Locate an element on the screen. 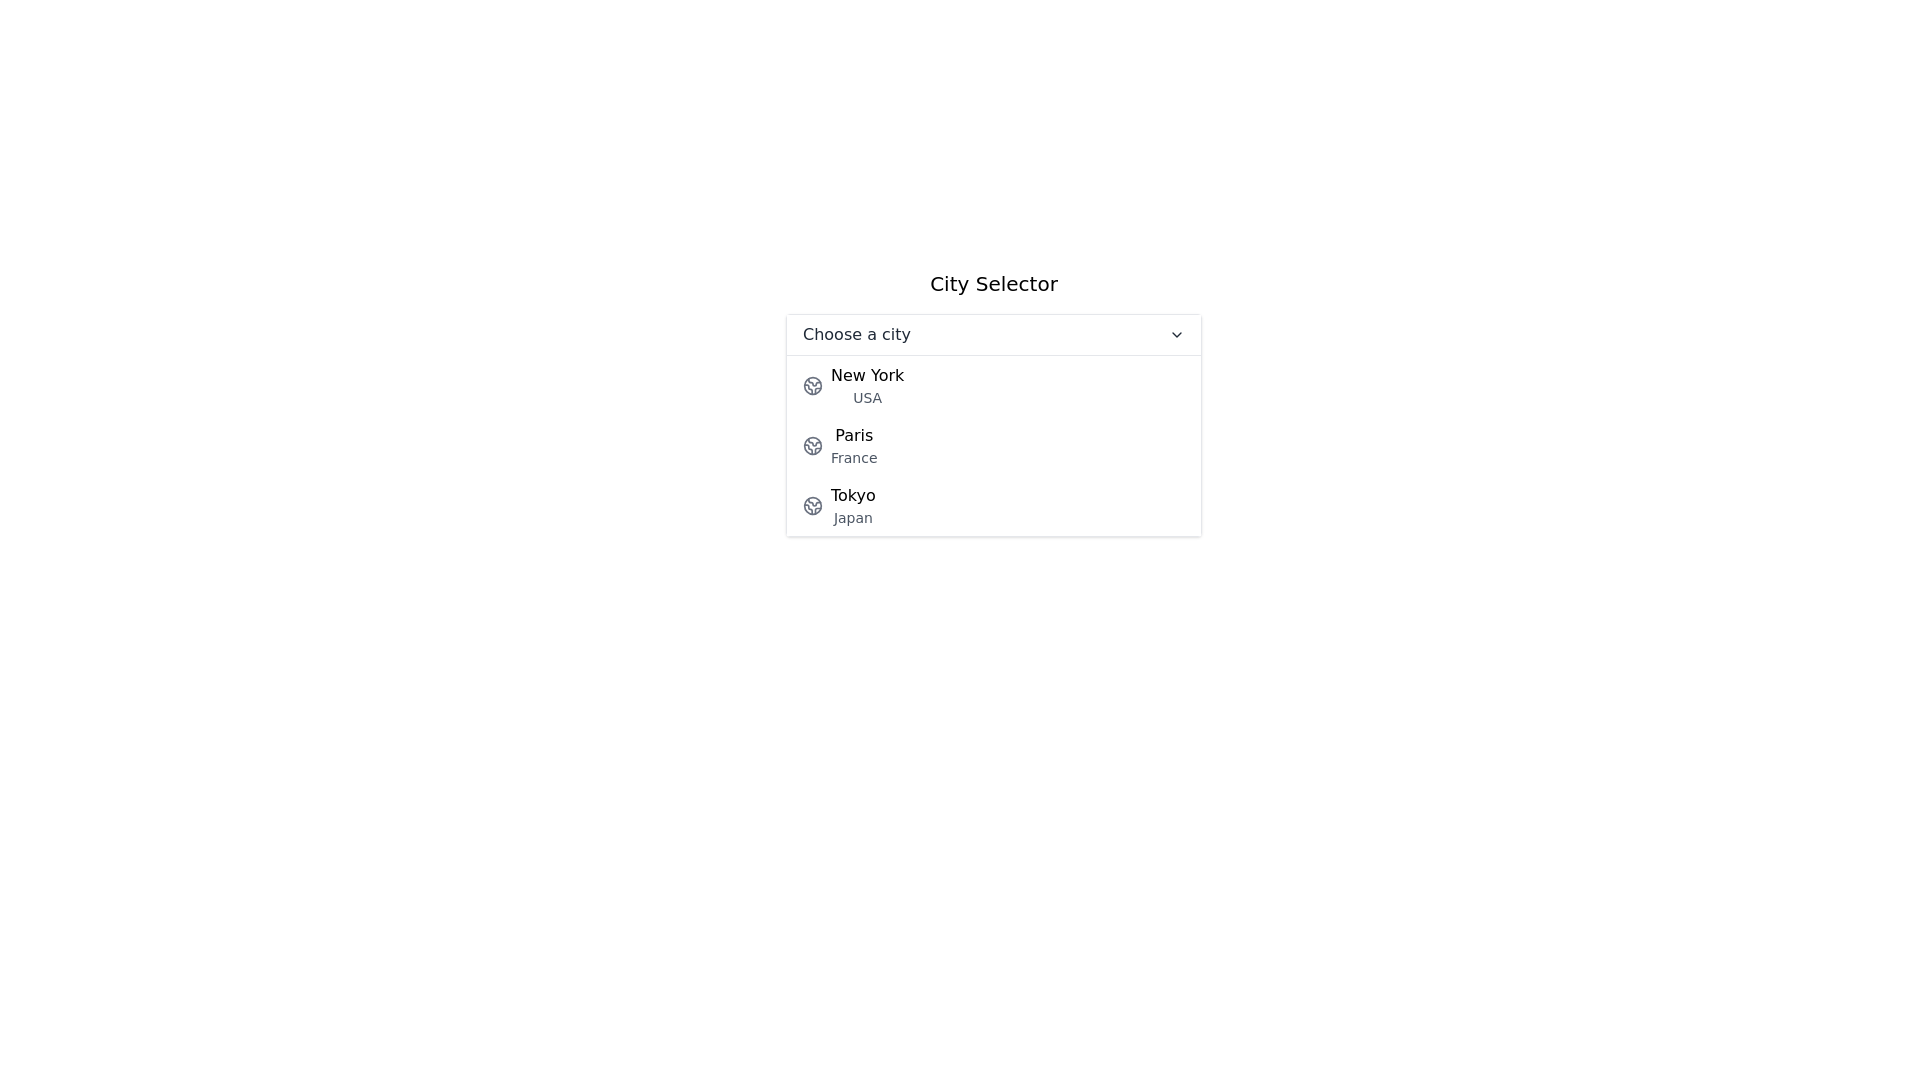 This screenshot has height=1080, width=1920. the small circular globe icon, styled with a gray stroke, located to the left of the 'New York' text in the dropdown selection menu is located at coordinates (812, 385).